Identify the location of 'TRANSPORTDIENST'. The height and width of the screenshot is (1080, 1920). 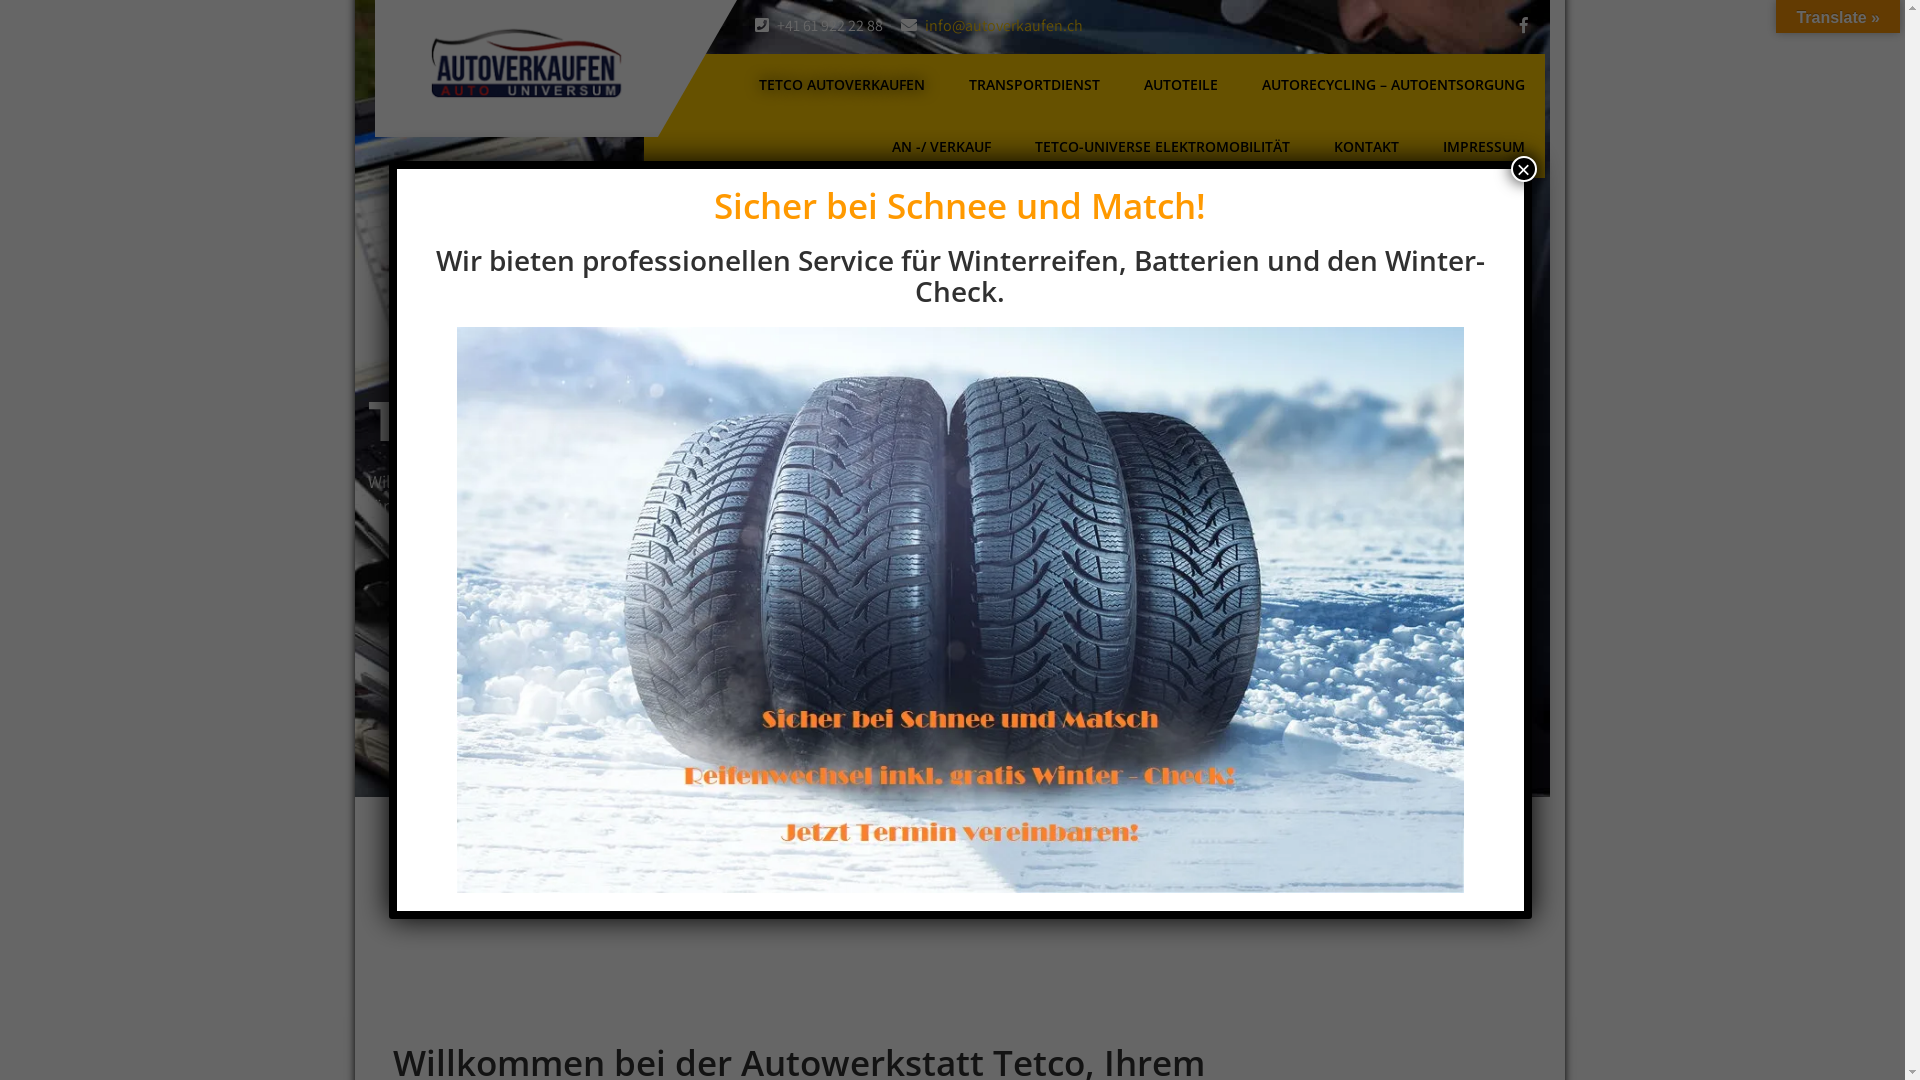
(1034, 83).